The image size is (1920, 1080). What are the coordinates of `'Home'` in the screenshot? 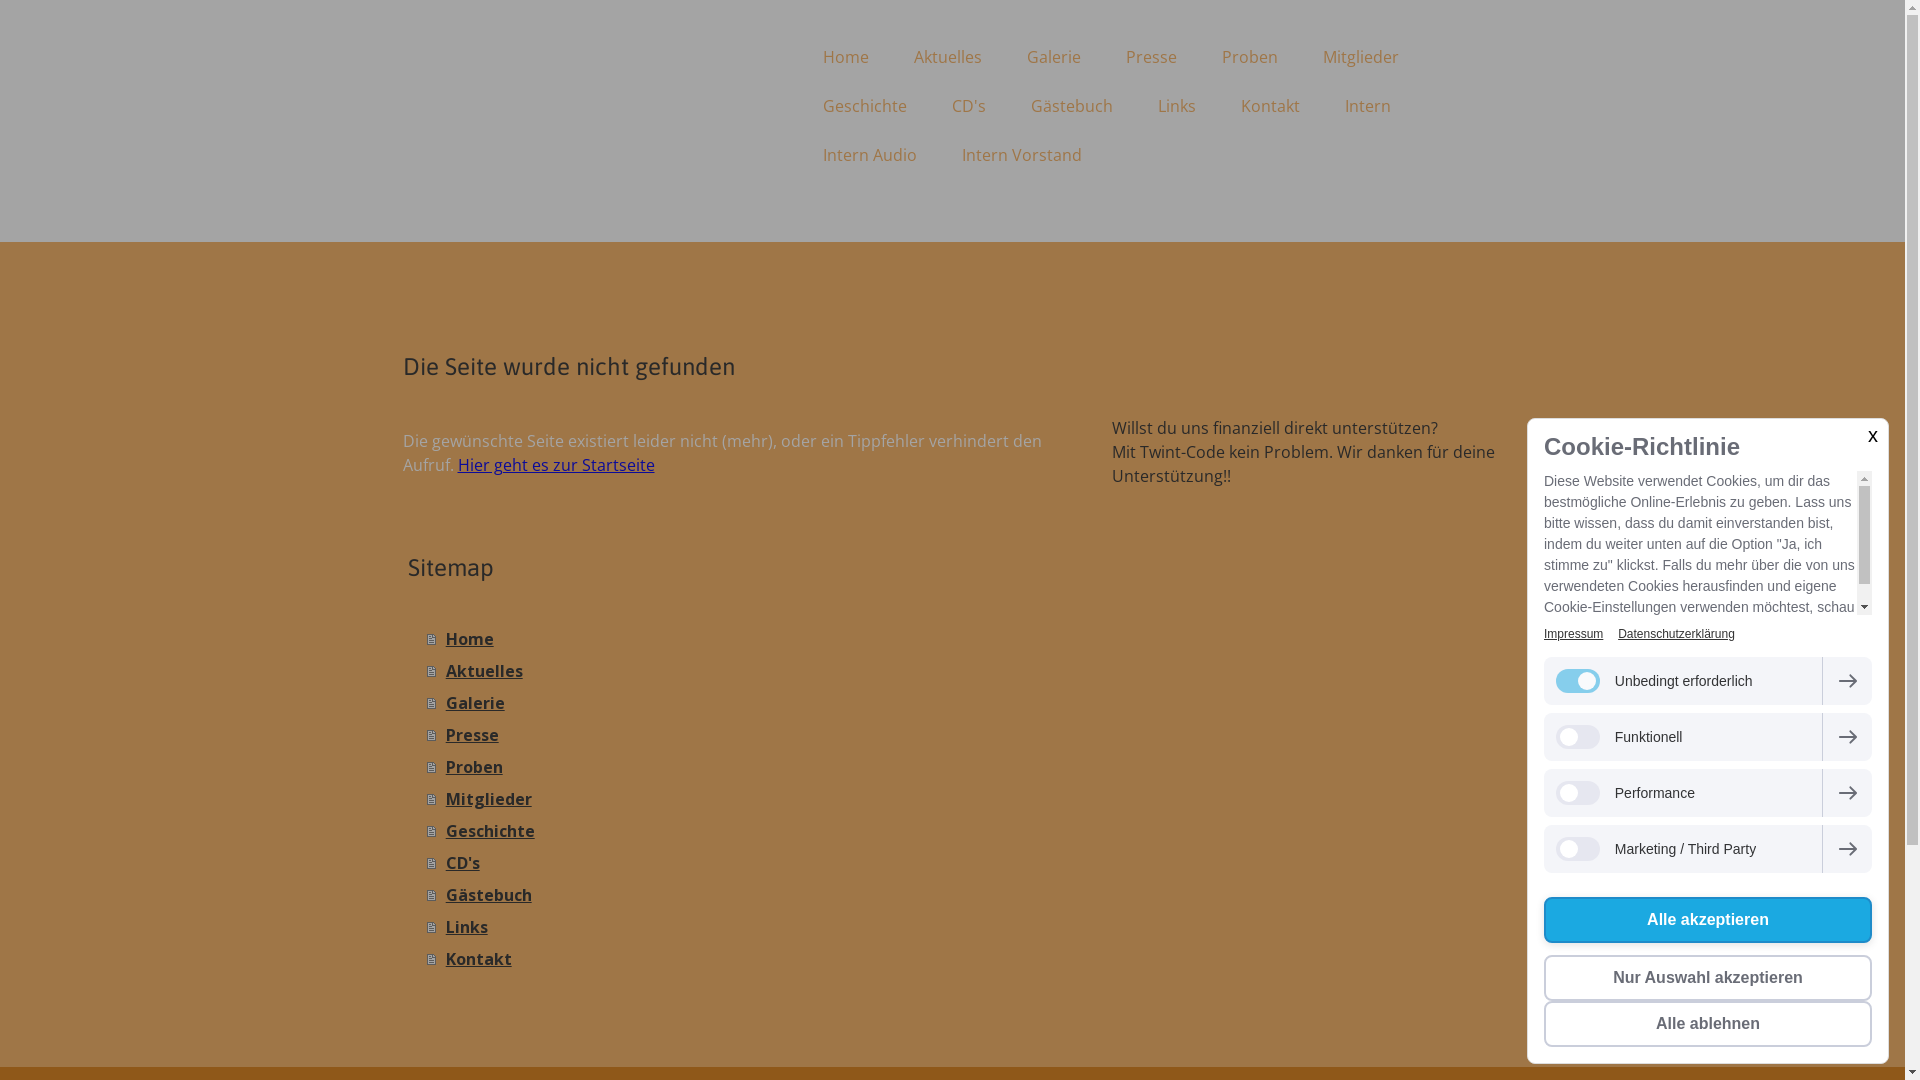 It's located at (844, 56).